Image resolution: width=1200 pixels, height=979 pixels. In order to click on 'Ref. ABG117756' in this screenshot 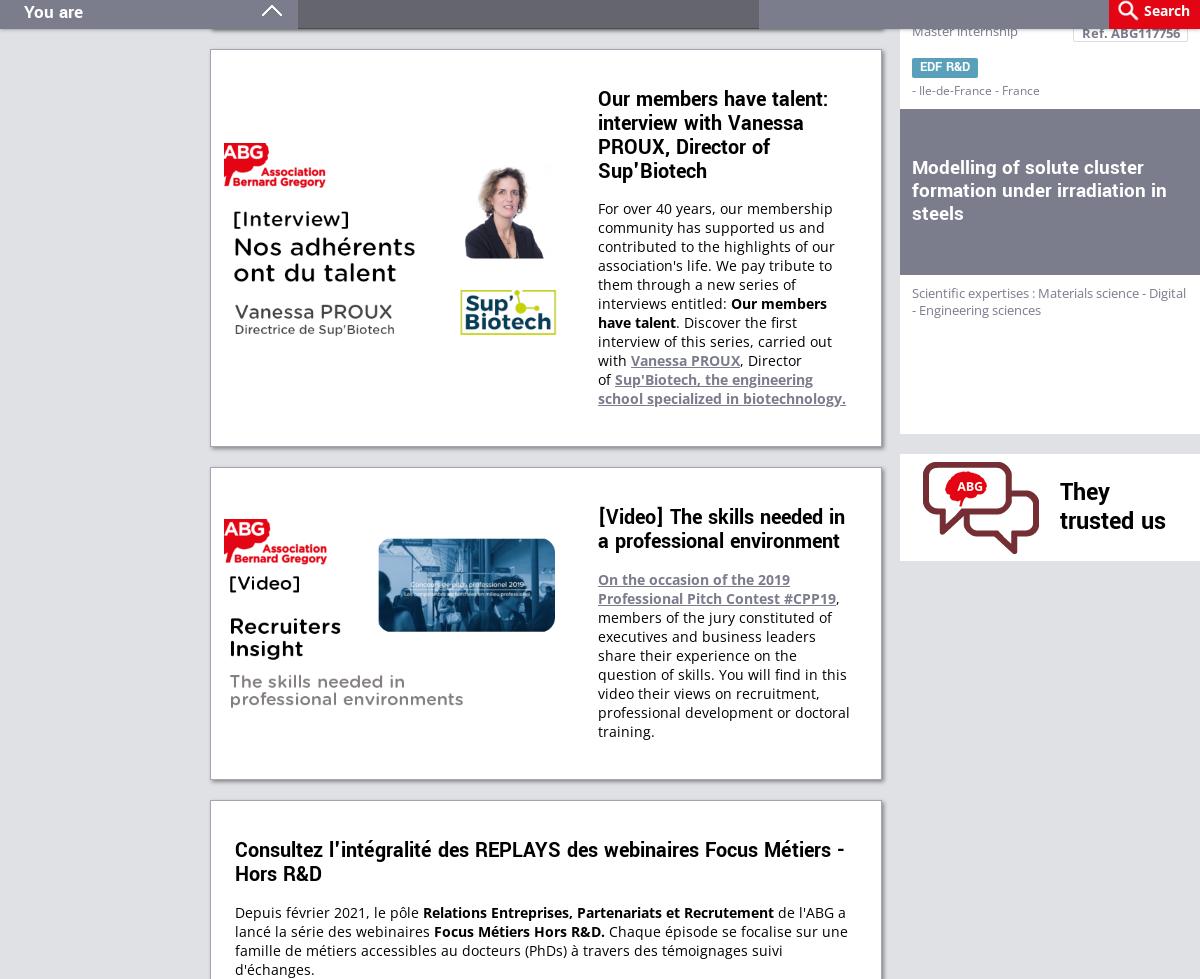, I will do `click(1130, 33)`.